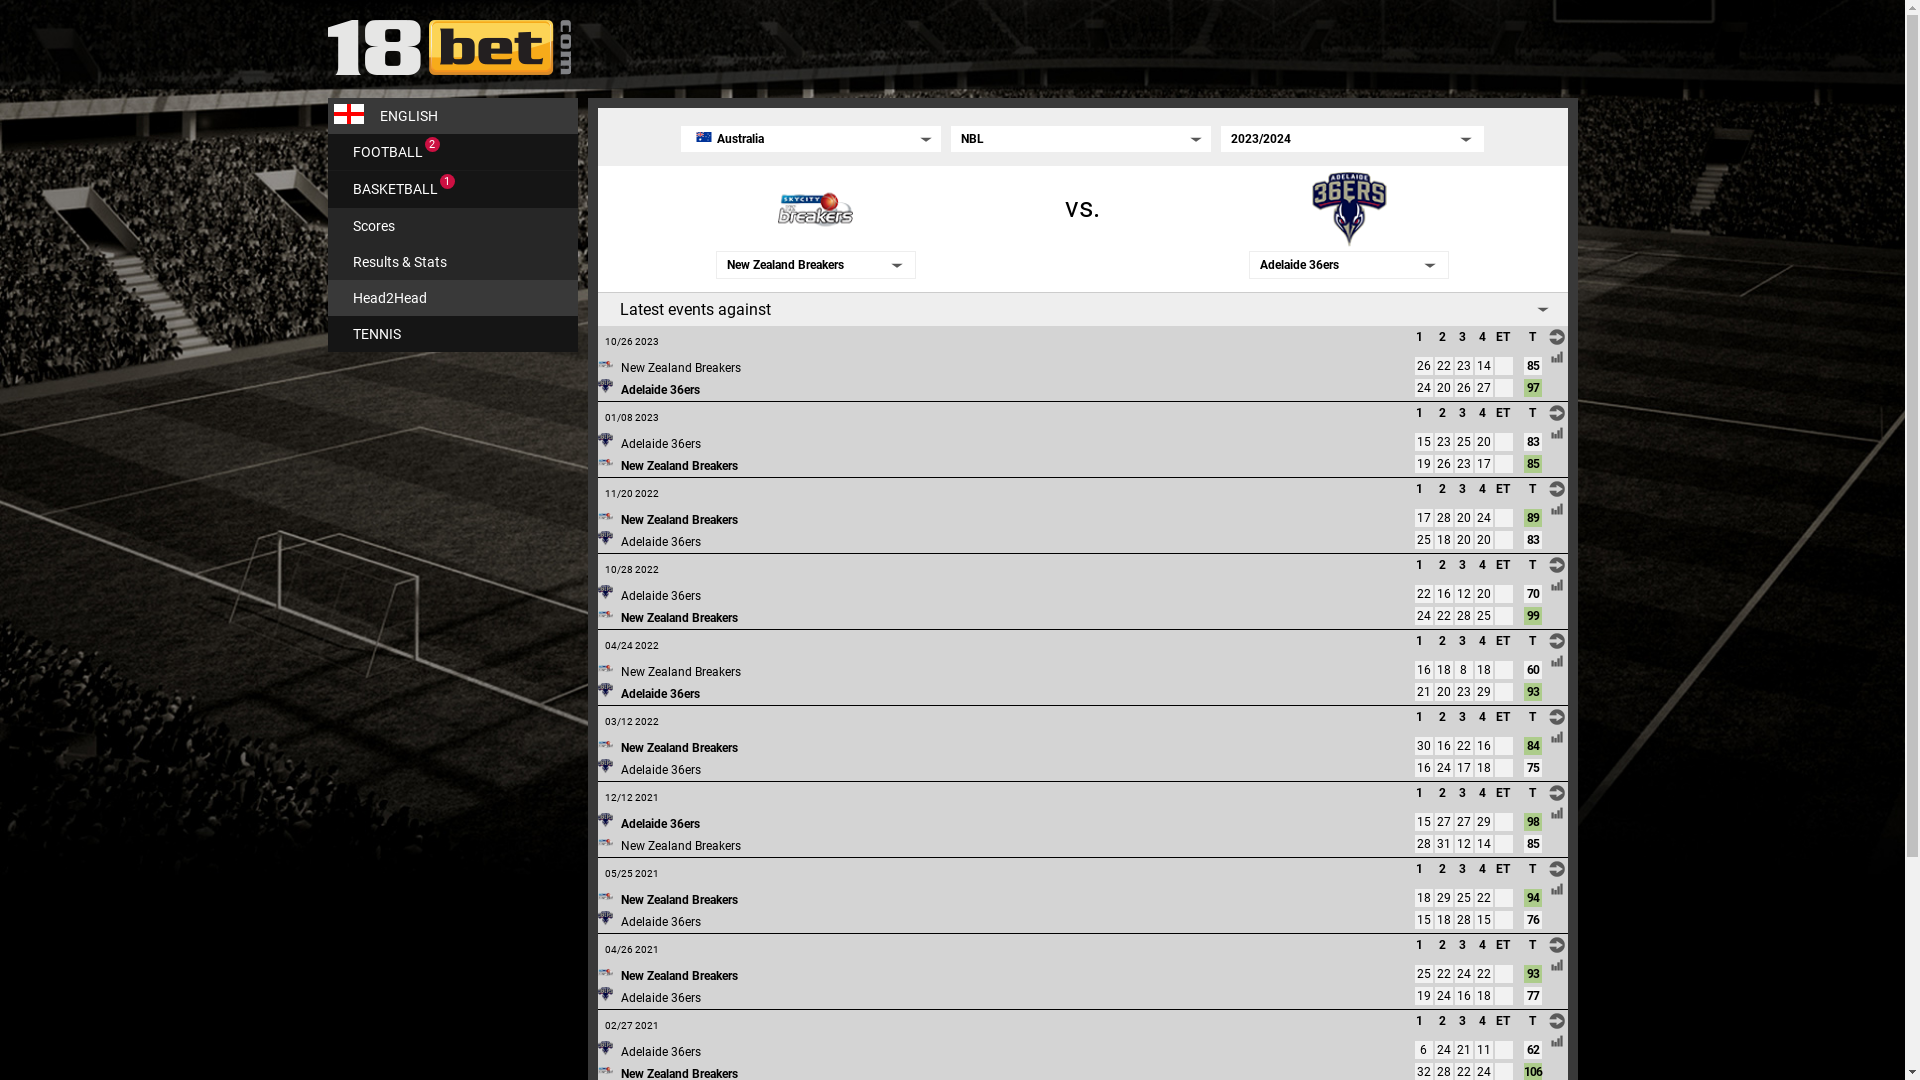  What do you see at coordinates (618, 389) in the screenshot?
I see `'Adelaide 36ers'` at bounding box center [618, 389].